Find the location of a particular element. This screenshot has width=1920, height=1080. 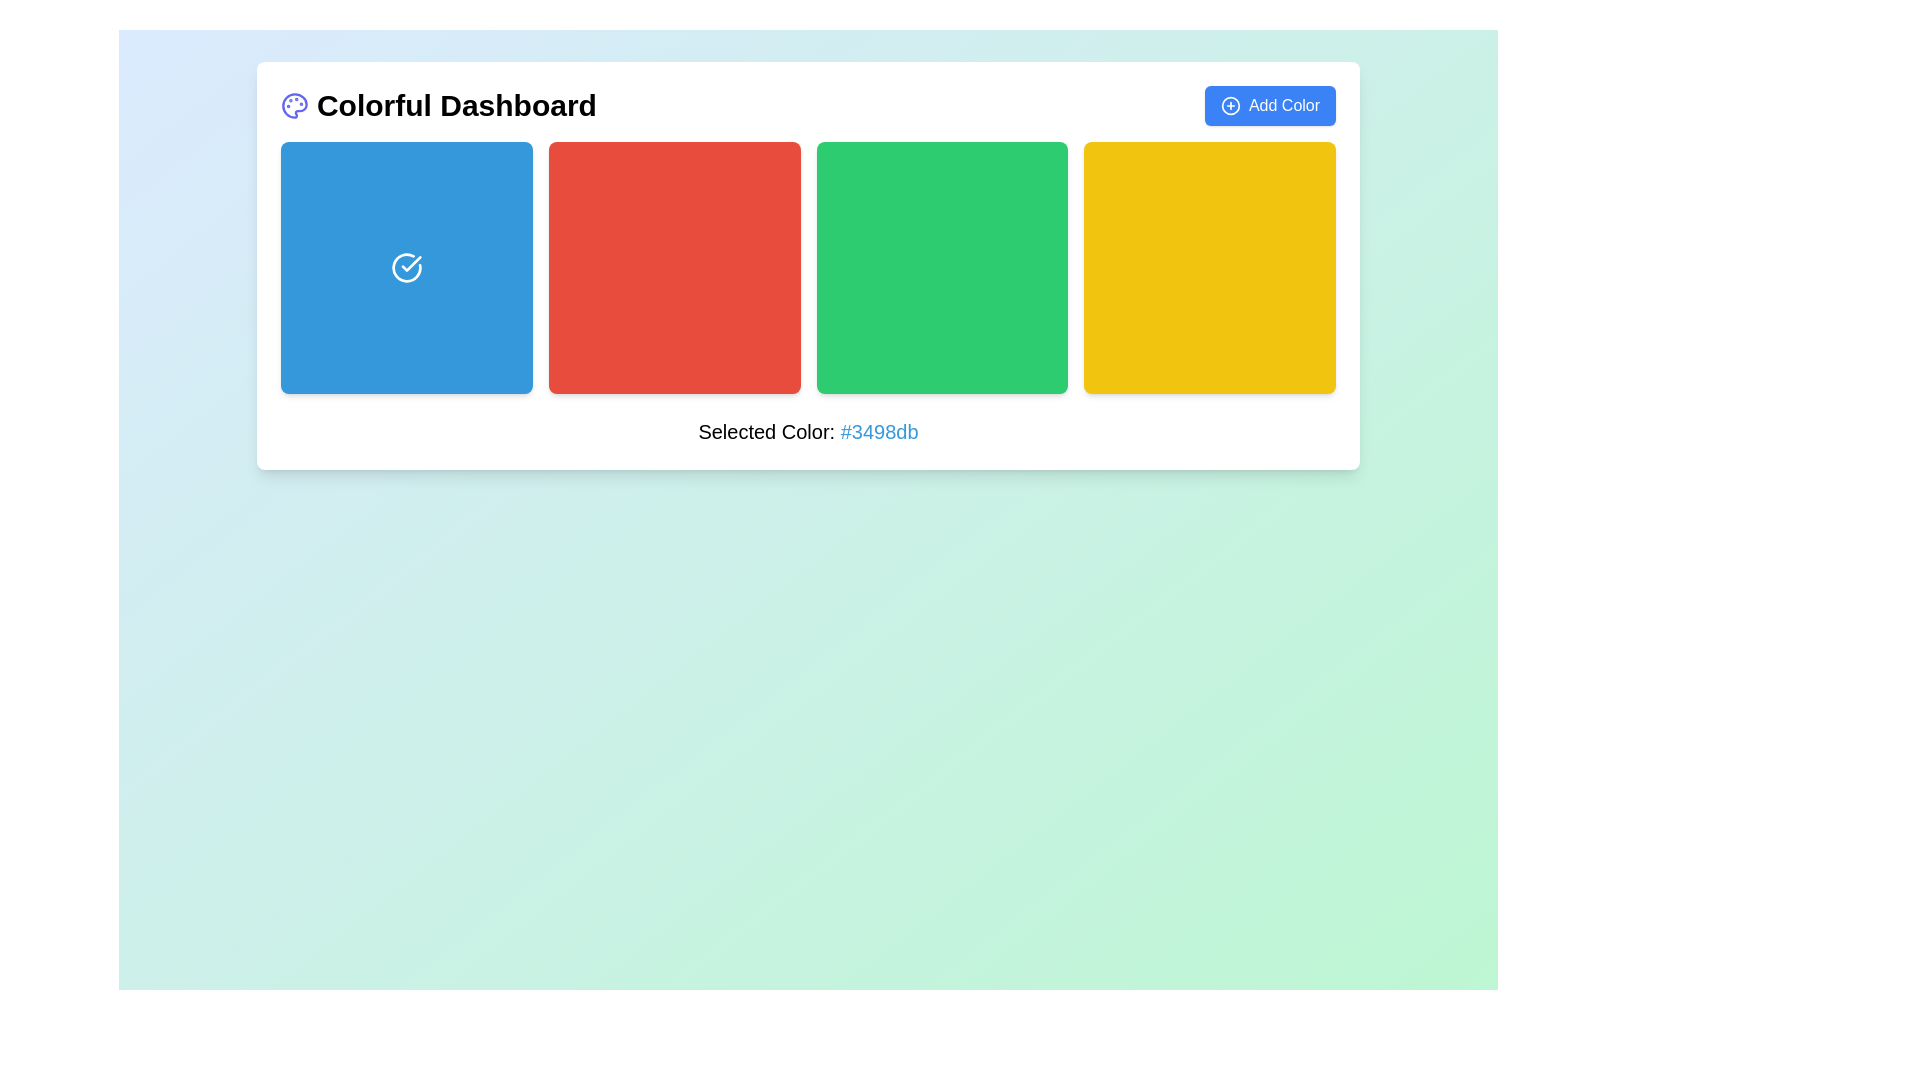

the selection confirmation icon located centrally within the first blue square under the 'Colorful Dashboard' heading is located at coordinates (405, 266).